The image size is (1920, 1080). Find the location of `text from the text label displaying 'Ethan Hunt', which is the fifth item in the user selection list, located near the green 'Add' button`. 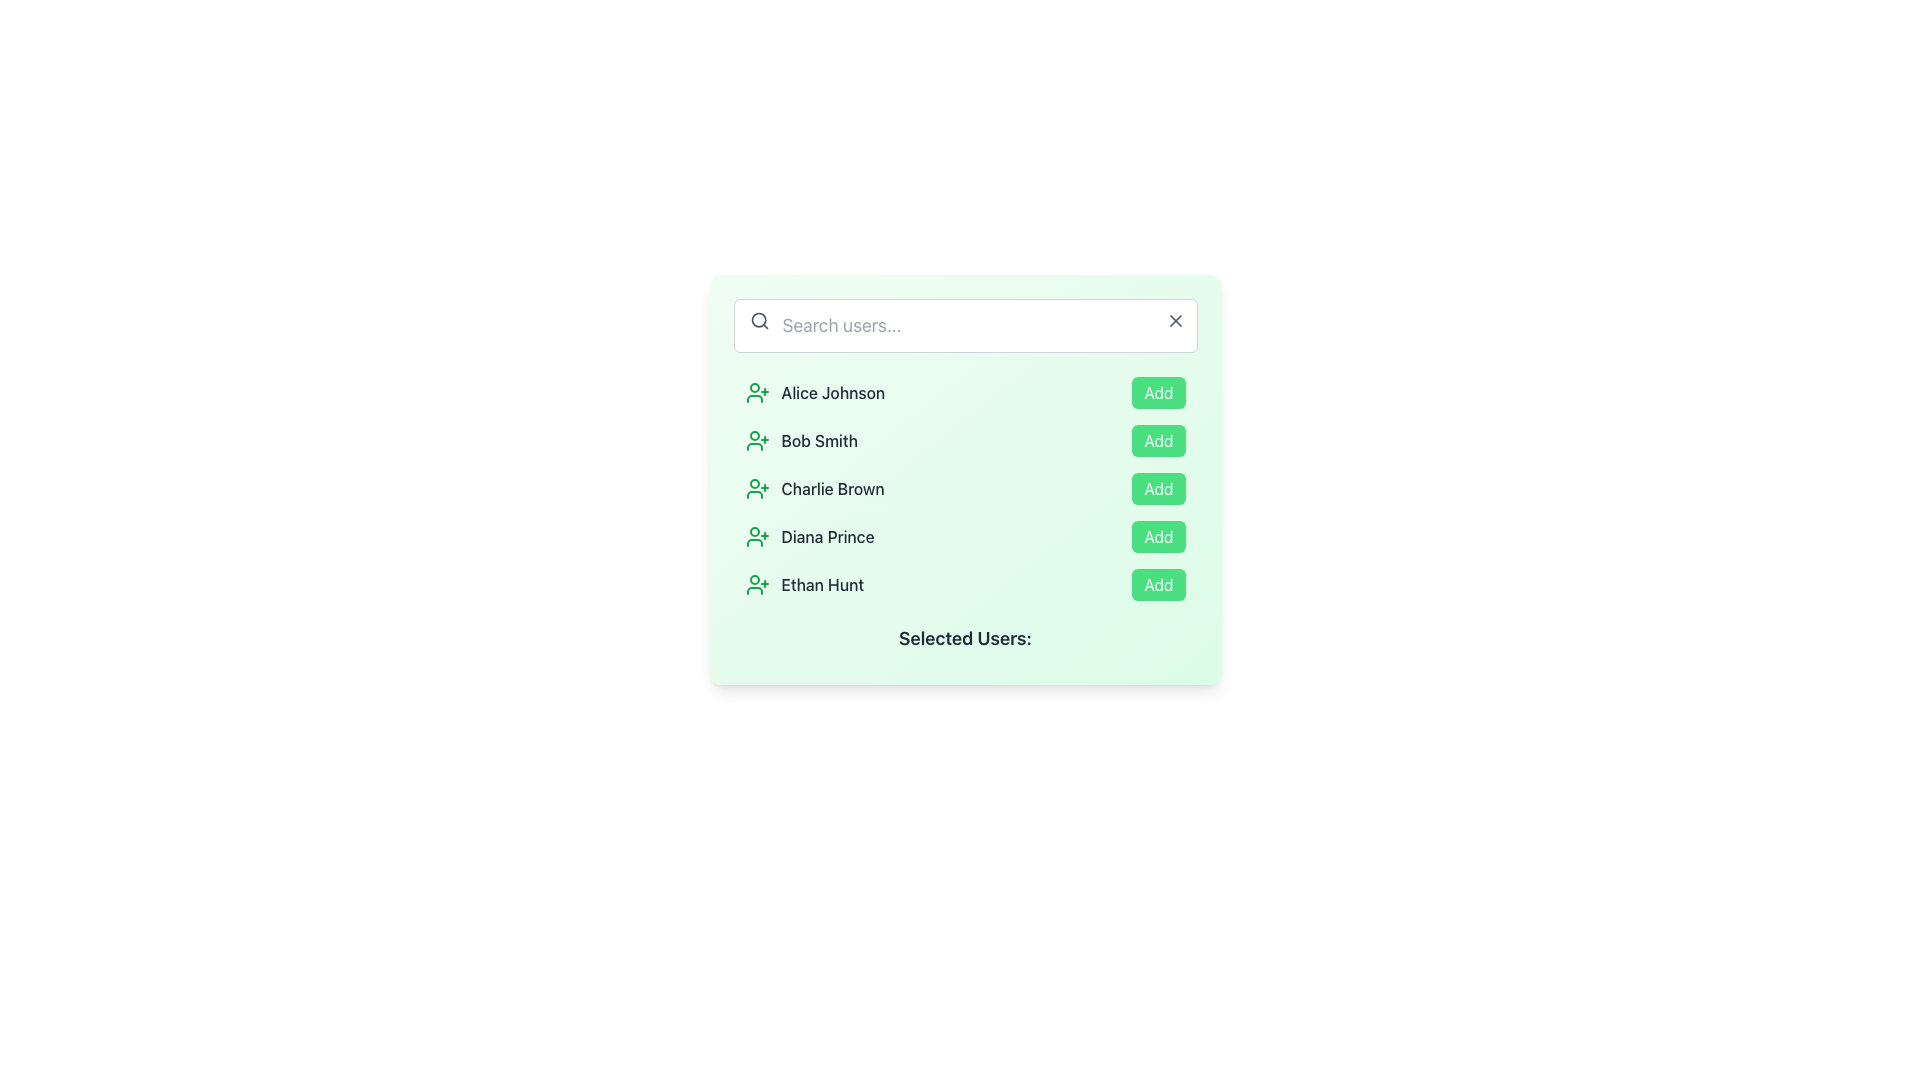

text from the text label displaying 'Ethan Hunt', which is the fifth item in the user selection list, located near the green 'Add' button is located at coordinates (804, 585).